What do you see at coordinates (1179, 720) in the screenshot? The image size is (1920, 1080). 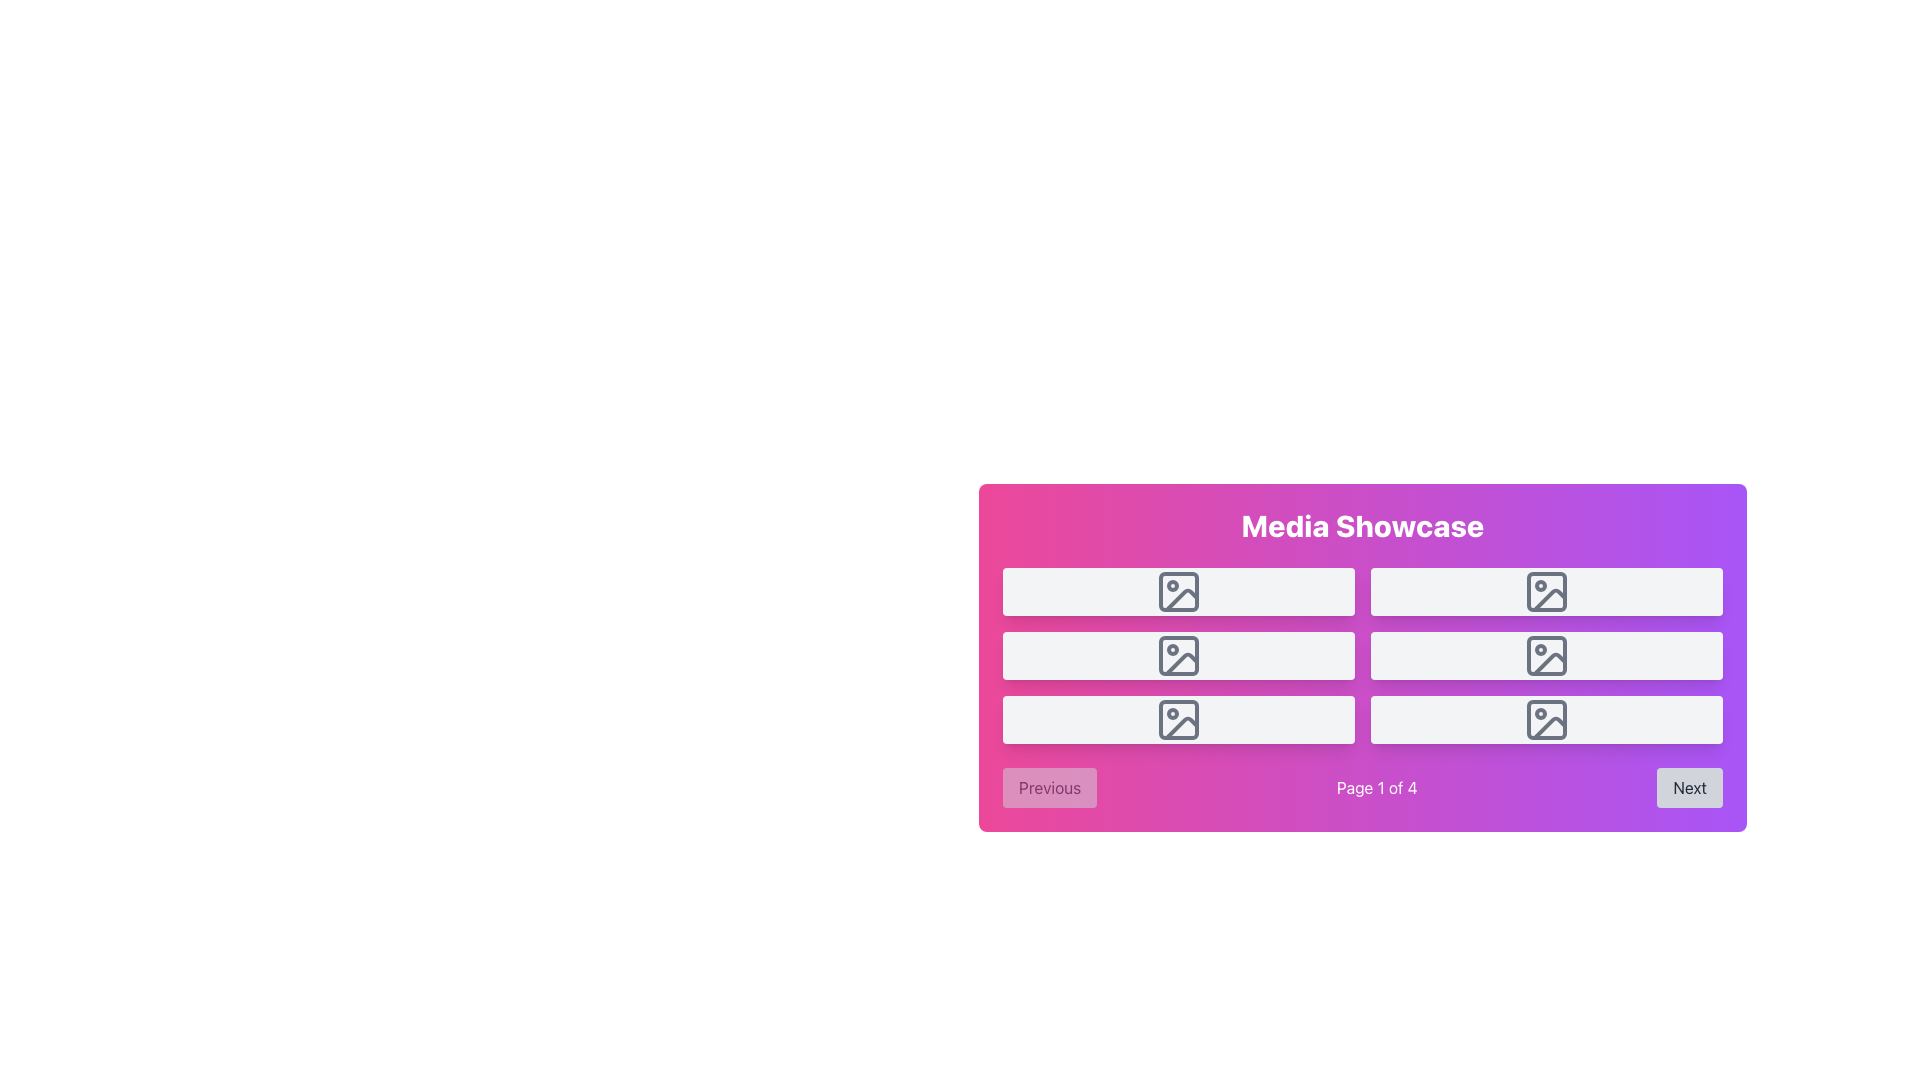 I see `the decorative SVG Rectangle in the Media Showcase module located in the third row and second column of the icon grid` at bounding box center [1179, 720].